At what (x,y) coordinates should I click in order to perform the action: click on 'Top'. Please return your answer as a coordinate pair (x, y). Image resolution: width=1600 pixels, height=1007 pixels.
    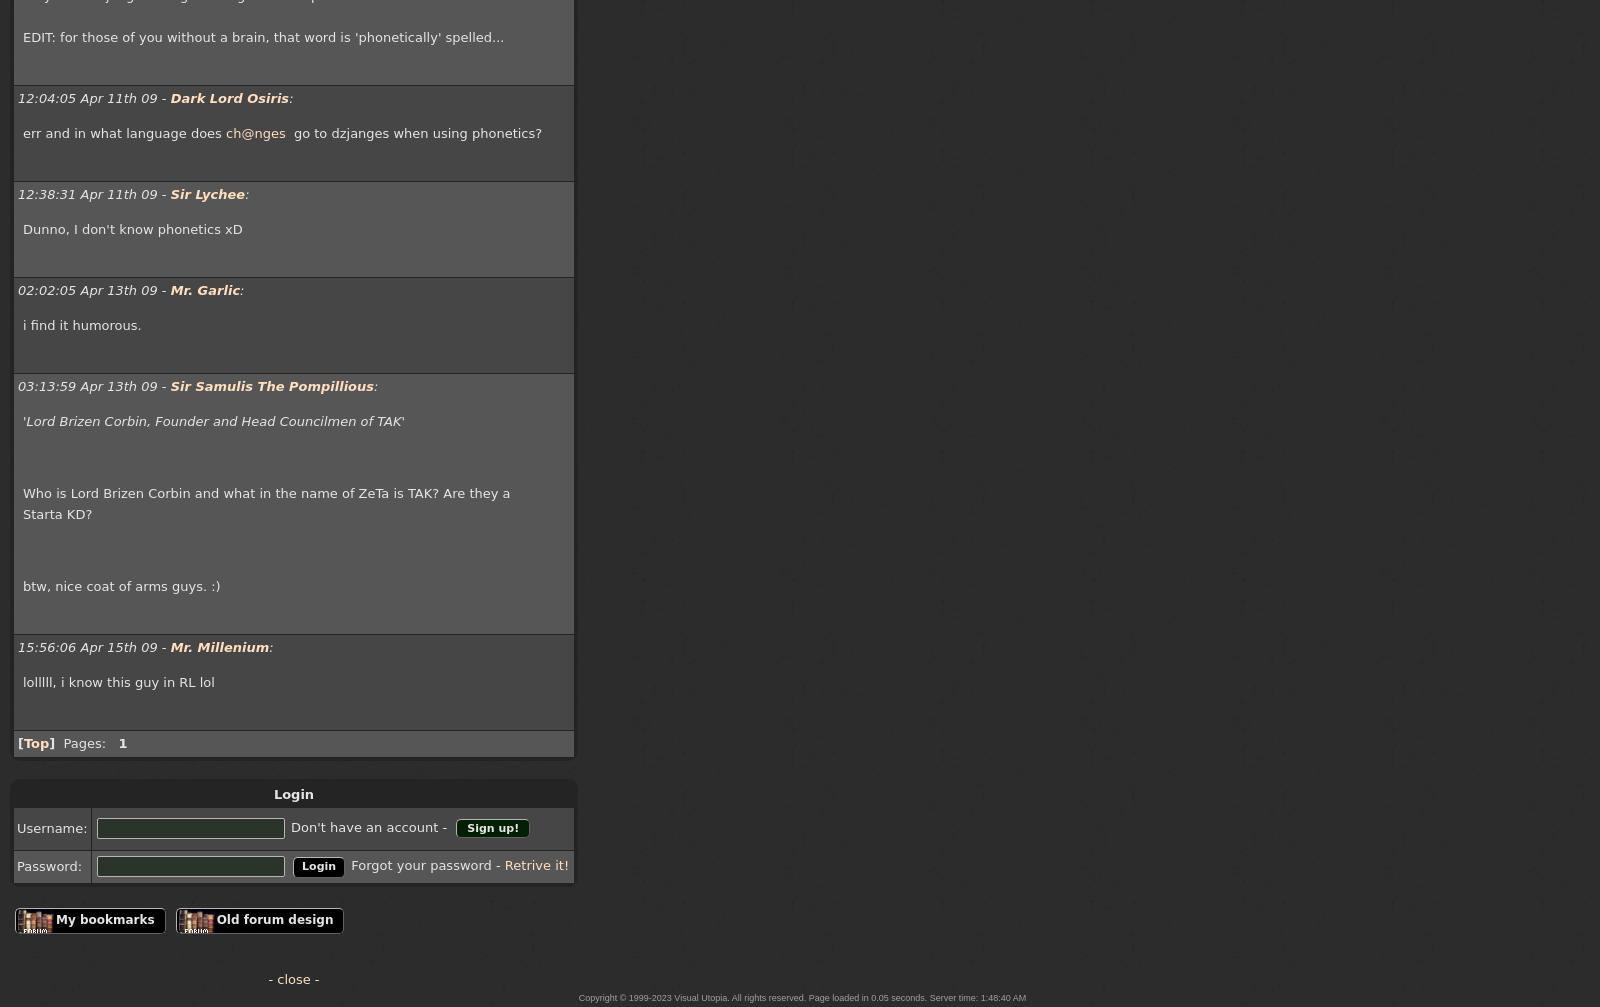
    Looking at the image, I should click on (35, 742).